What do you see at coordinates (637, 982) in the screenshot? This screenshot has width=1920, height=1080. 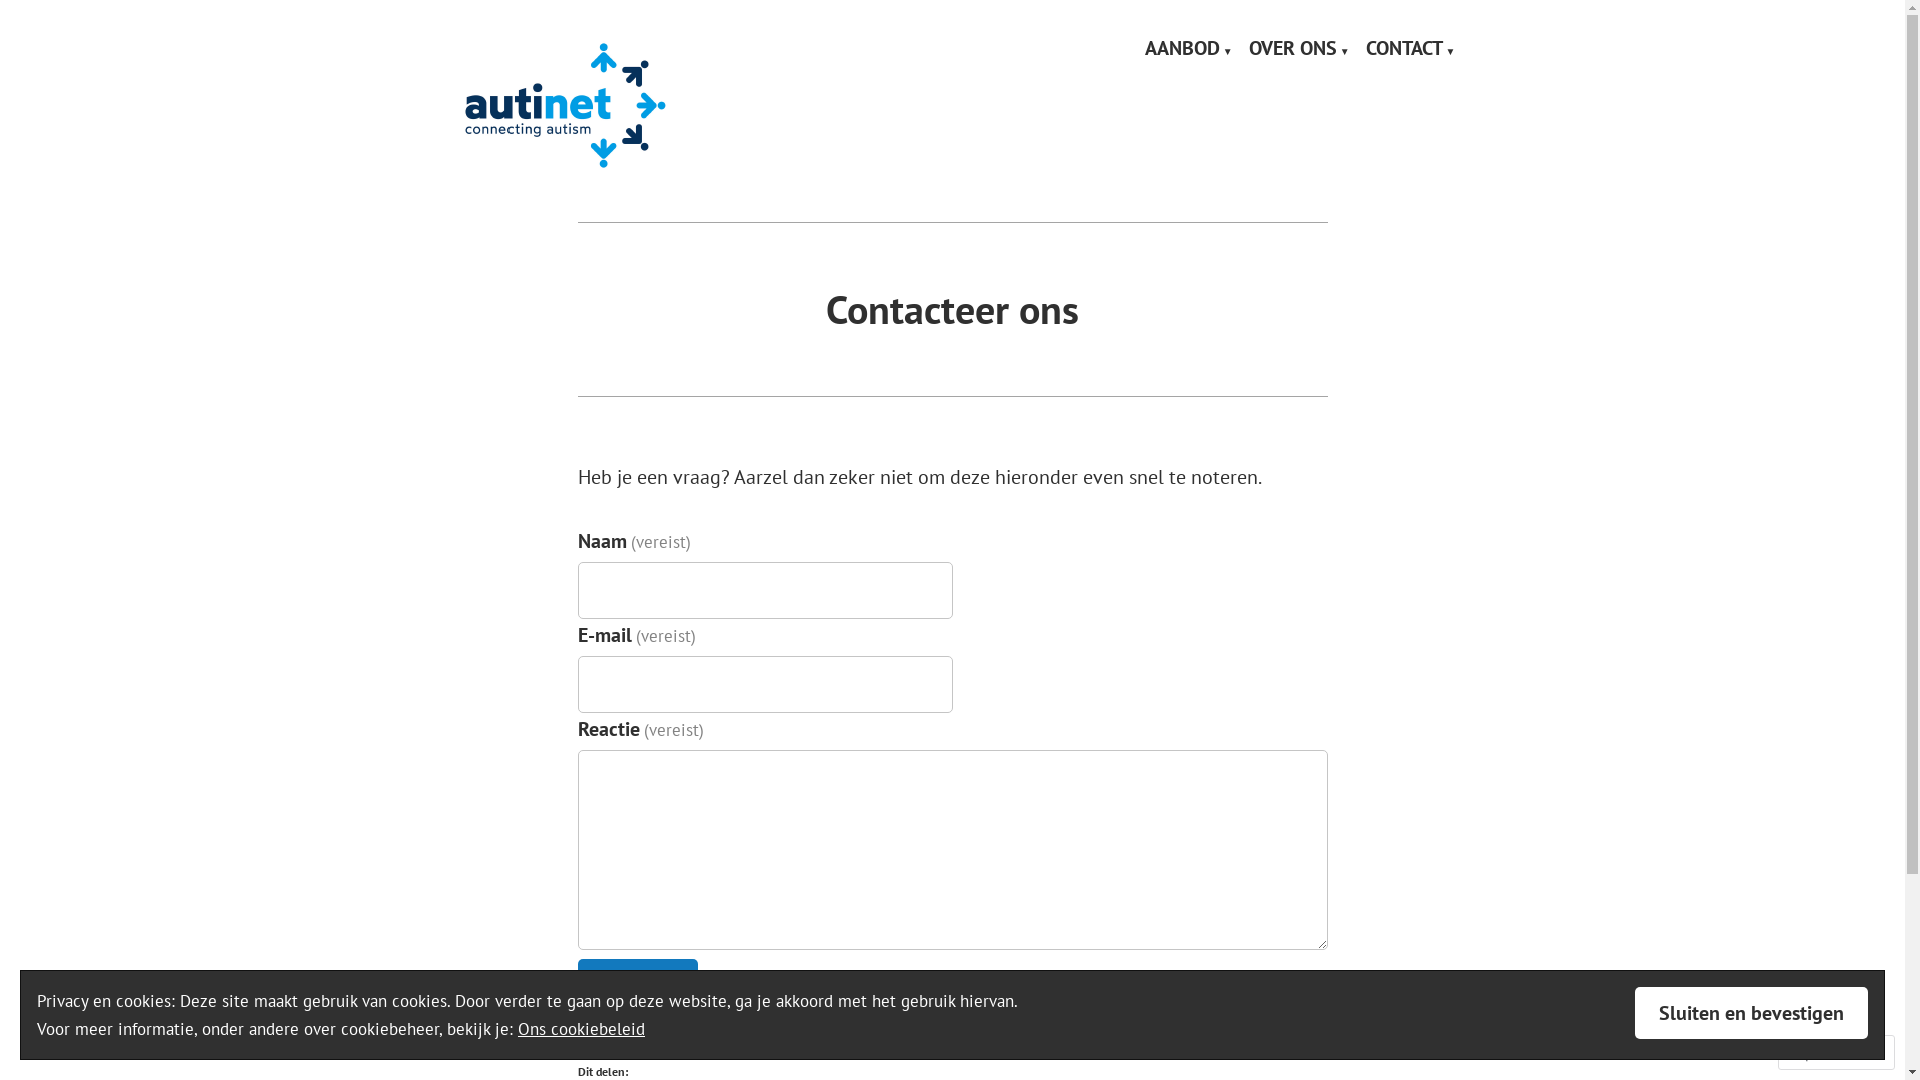 I see `'Verstuur'` at bounding box center [637, 982].